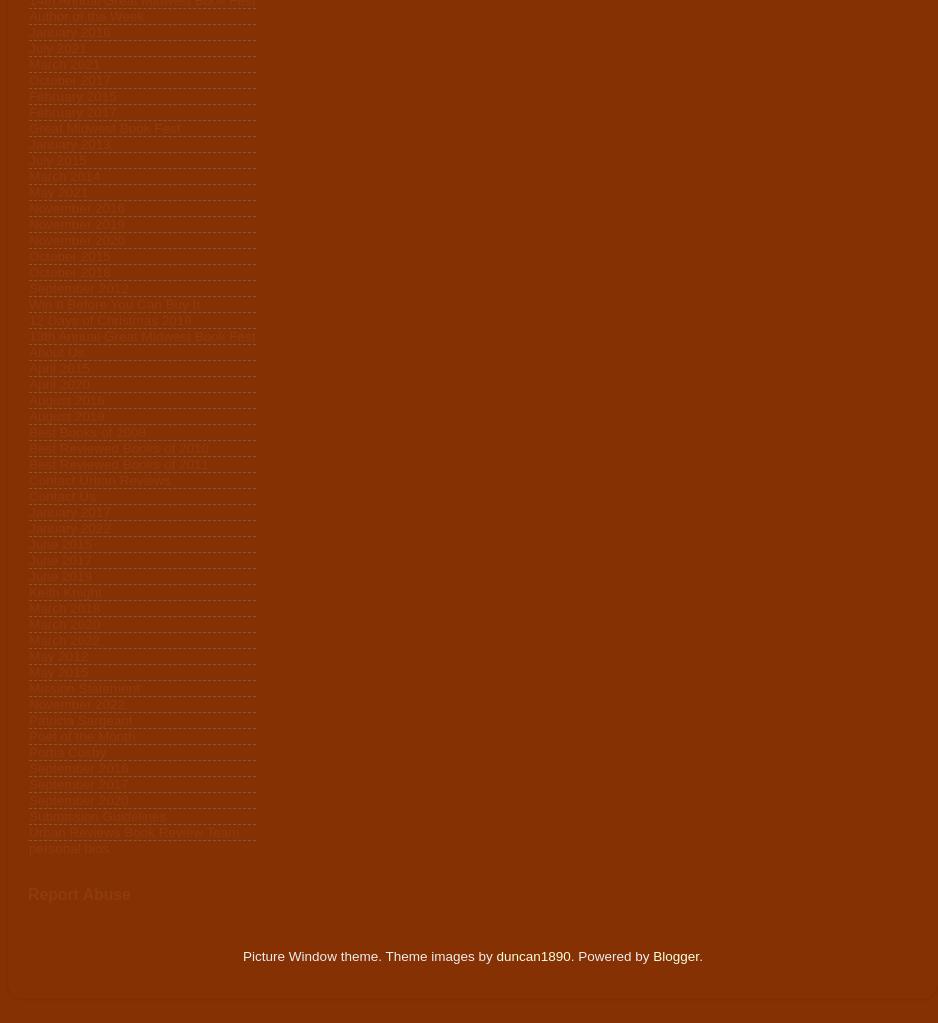 This screenshot has width=938, height=1023. Describe the element at coordinates (676, 956) in the screenshot. I see `'Blogger'` at that location.